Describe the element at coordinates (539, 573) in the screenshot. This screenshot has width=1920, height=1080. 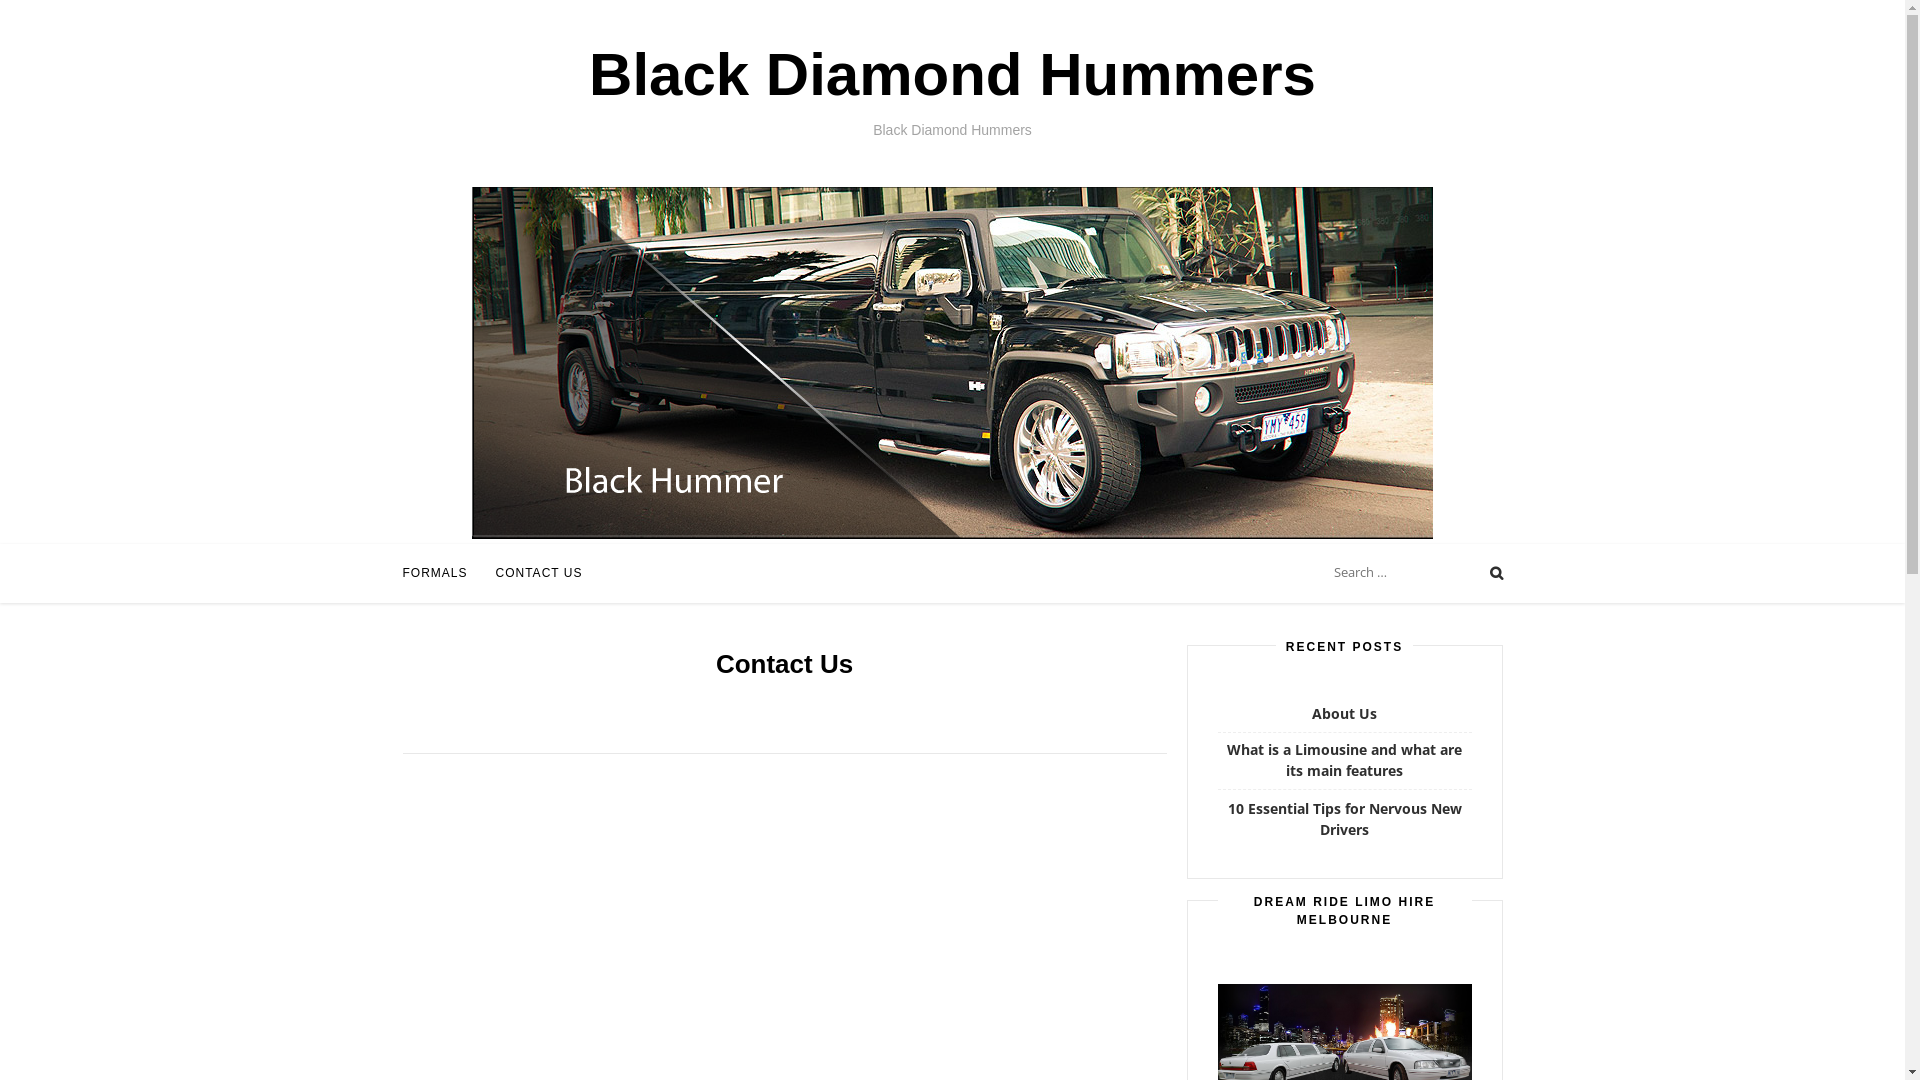
I see `'CONTACT US'` at that location.